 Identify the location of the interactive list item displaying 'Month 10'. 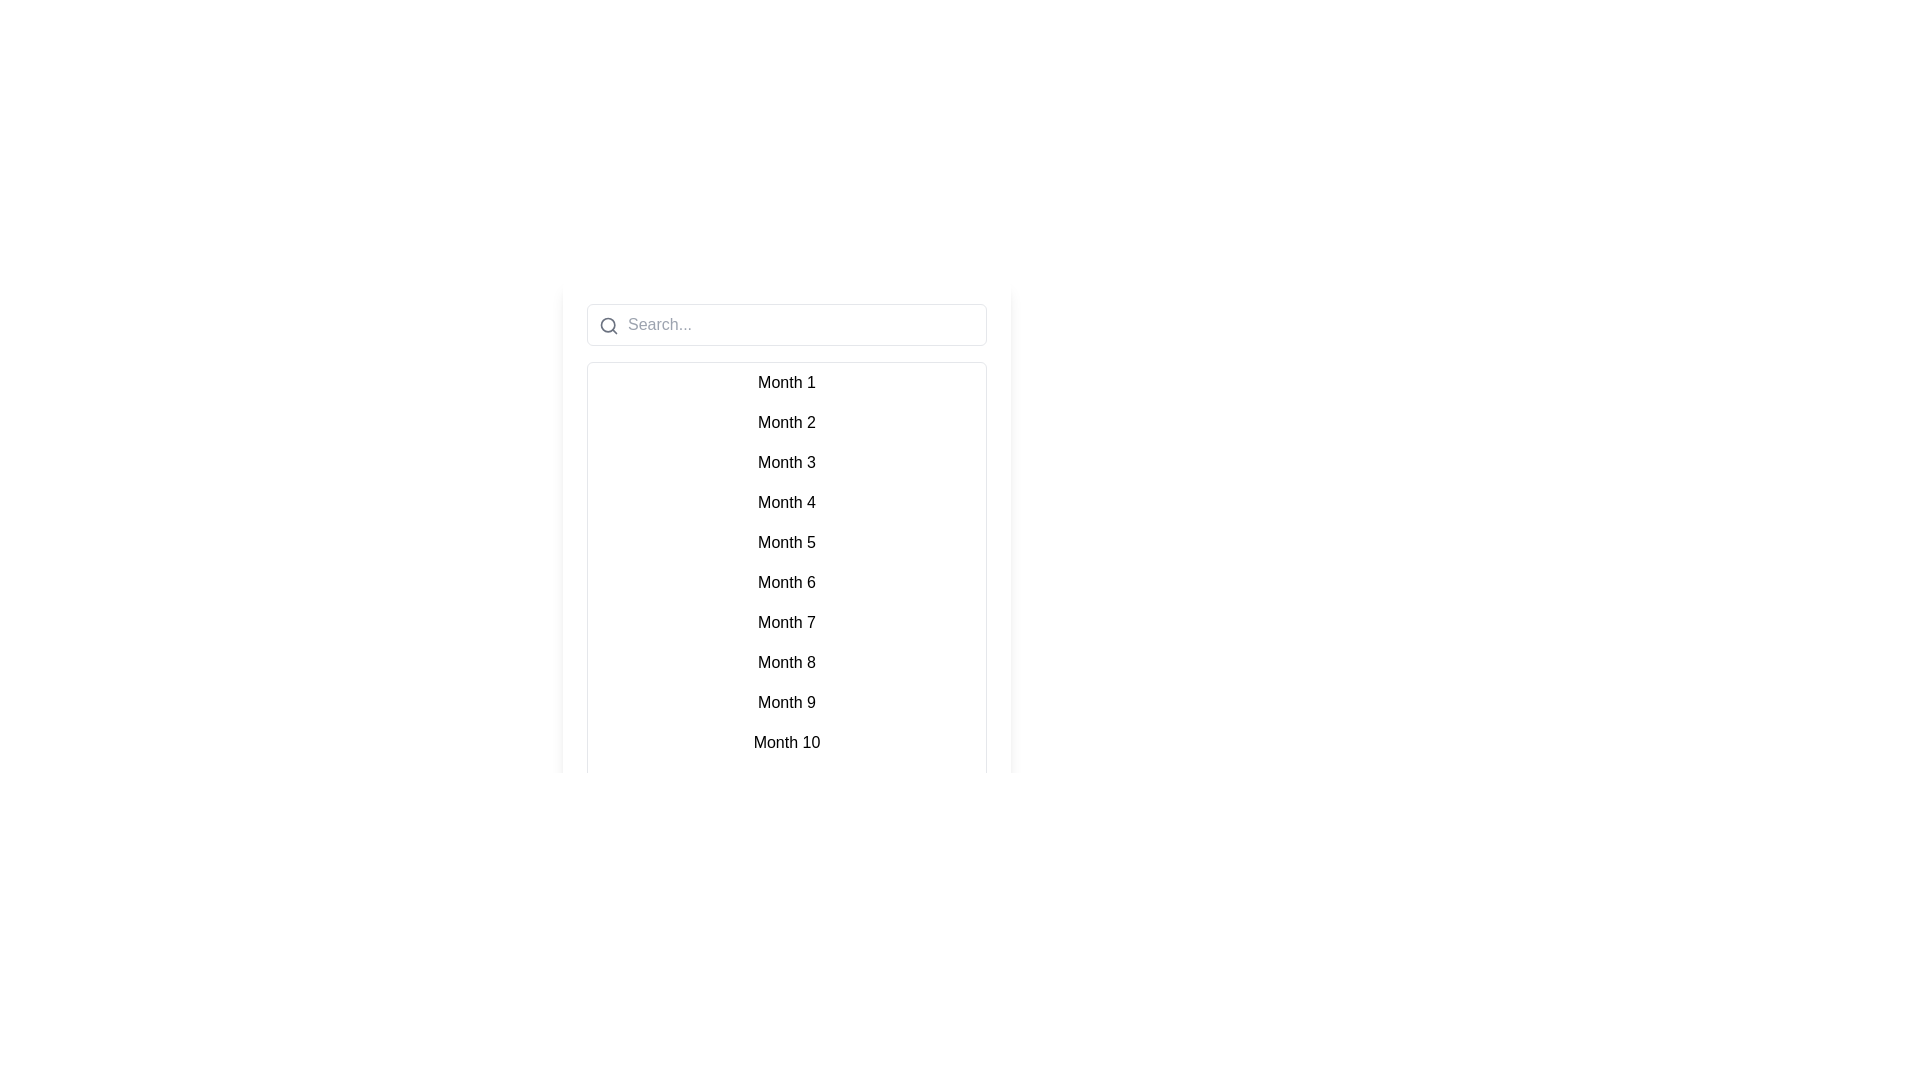
(786, 743).